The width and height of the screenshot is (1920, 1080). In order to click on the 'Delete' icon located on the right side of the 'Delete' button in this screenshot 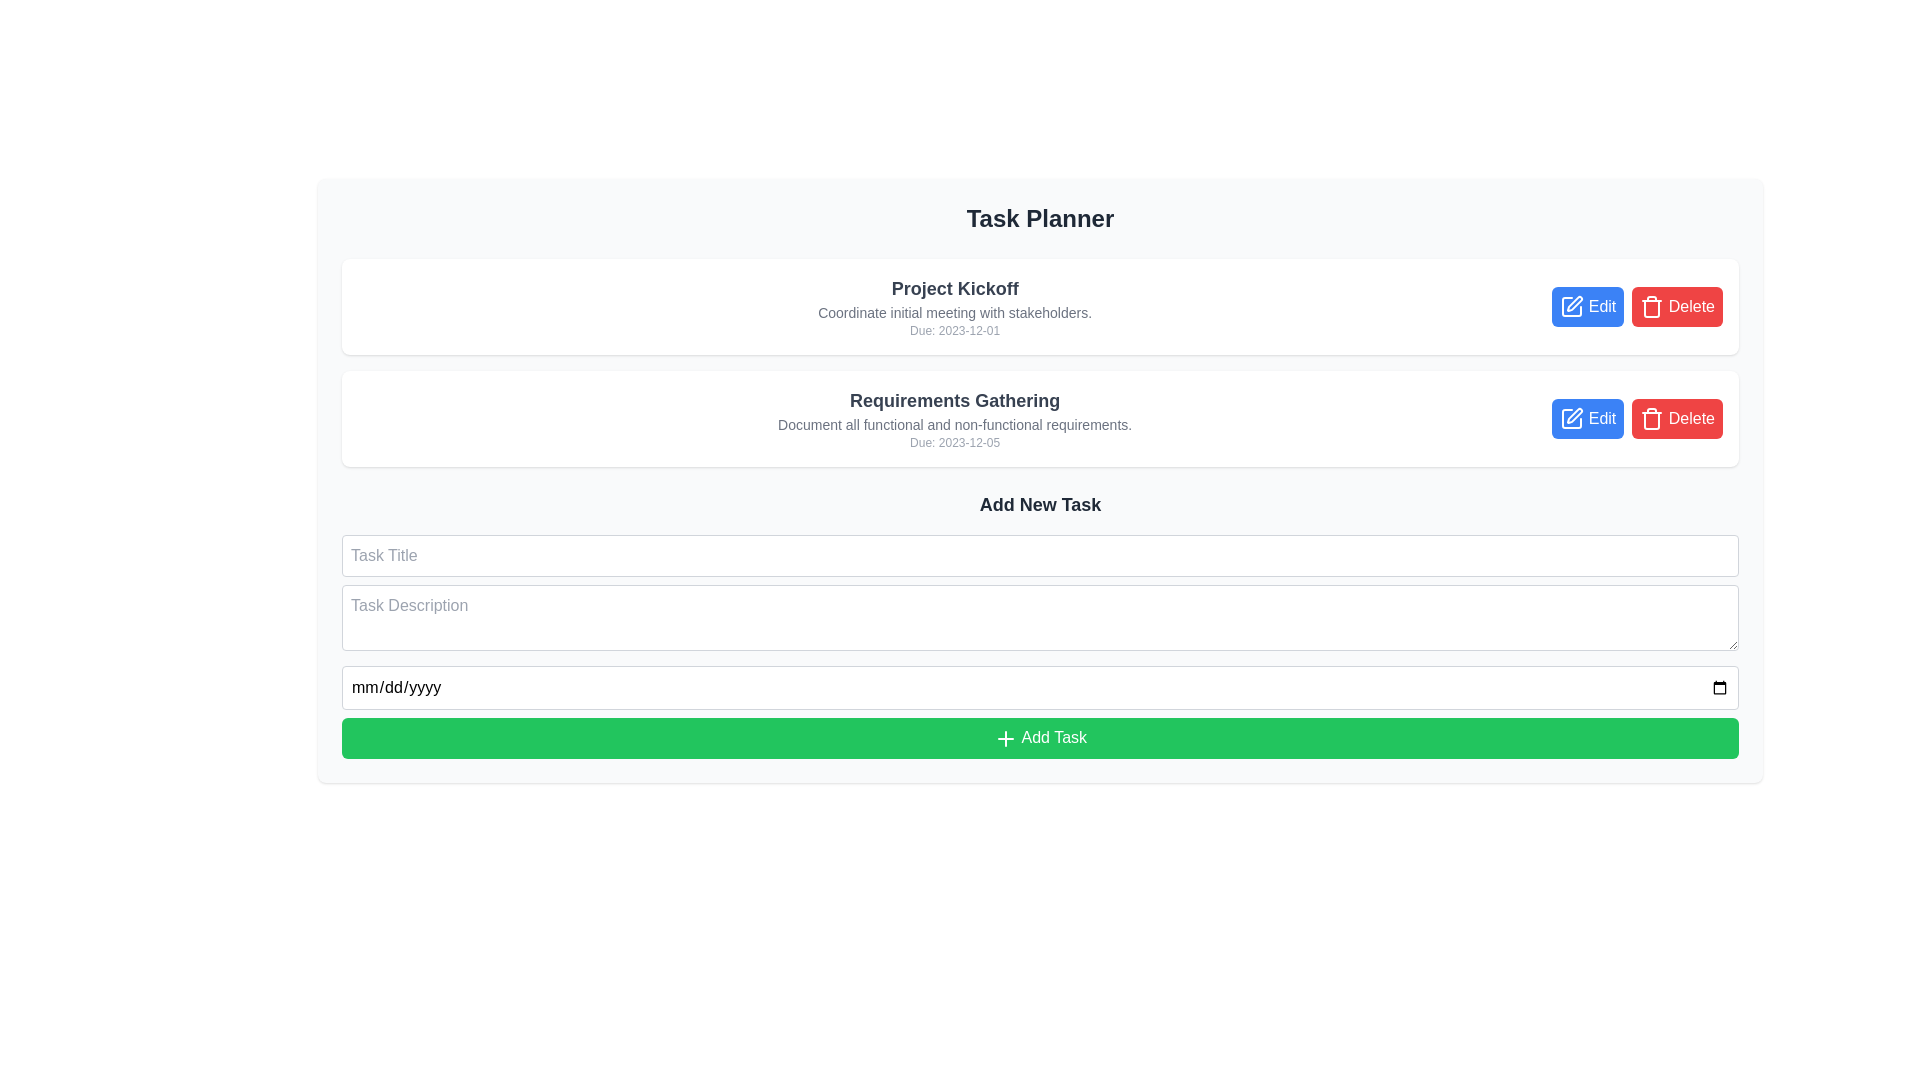, I will do `click(1652, 418)`.